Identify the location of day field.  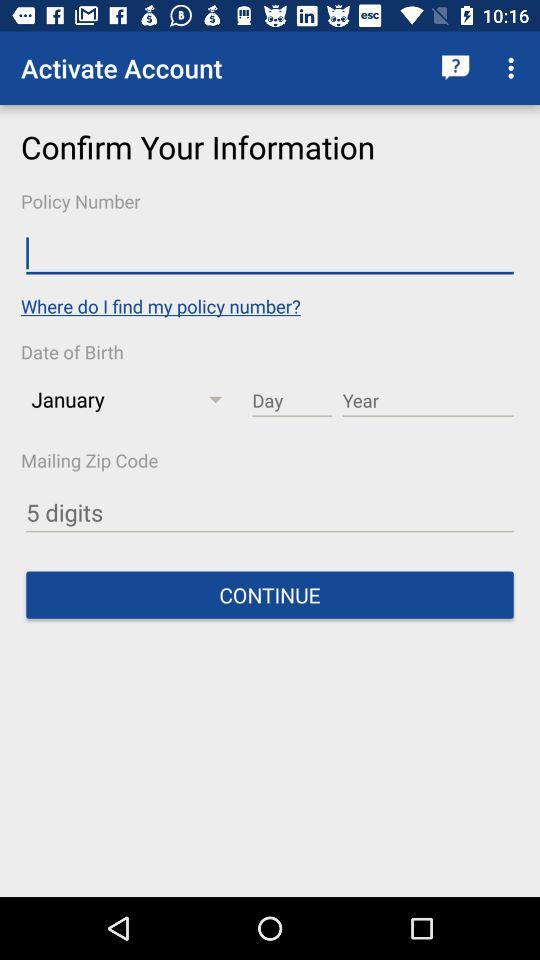
(291, 400).